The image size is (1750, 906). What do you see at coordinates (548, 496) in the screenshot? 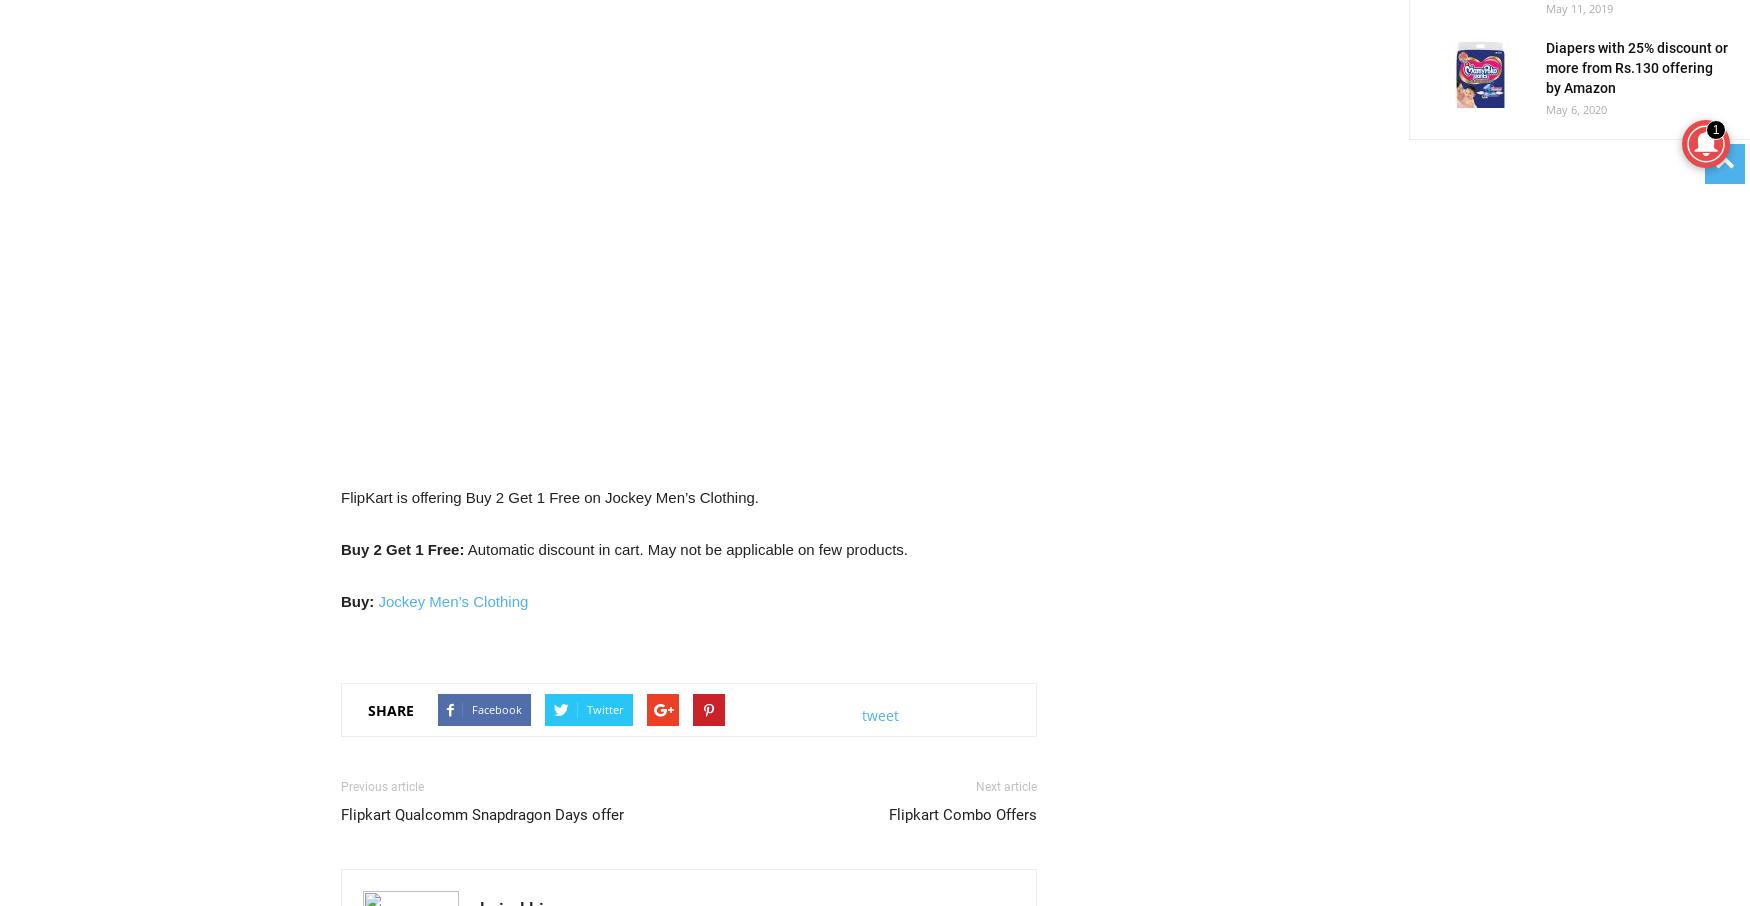
I see `'FlipKart is offering Buy 2 Get 1 Free on Jockey Men’s Clothing.'` at bounding box center [548, 496].